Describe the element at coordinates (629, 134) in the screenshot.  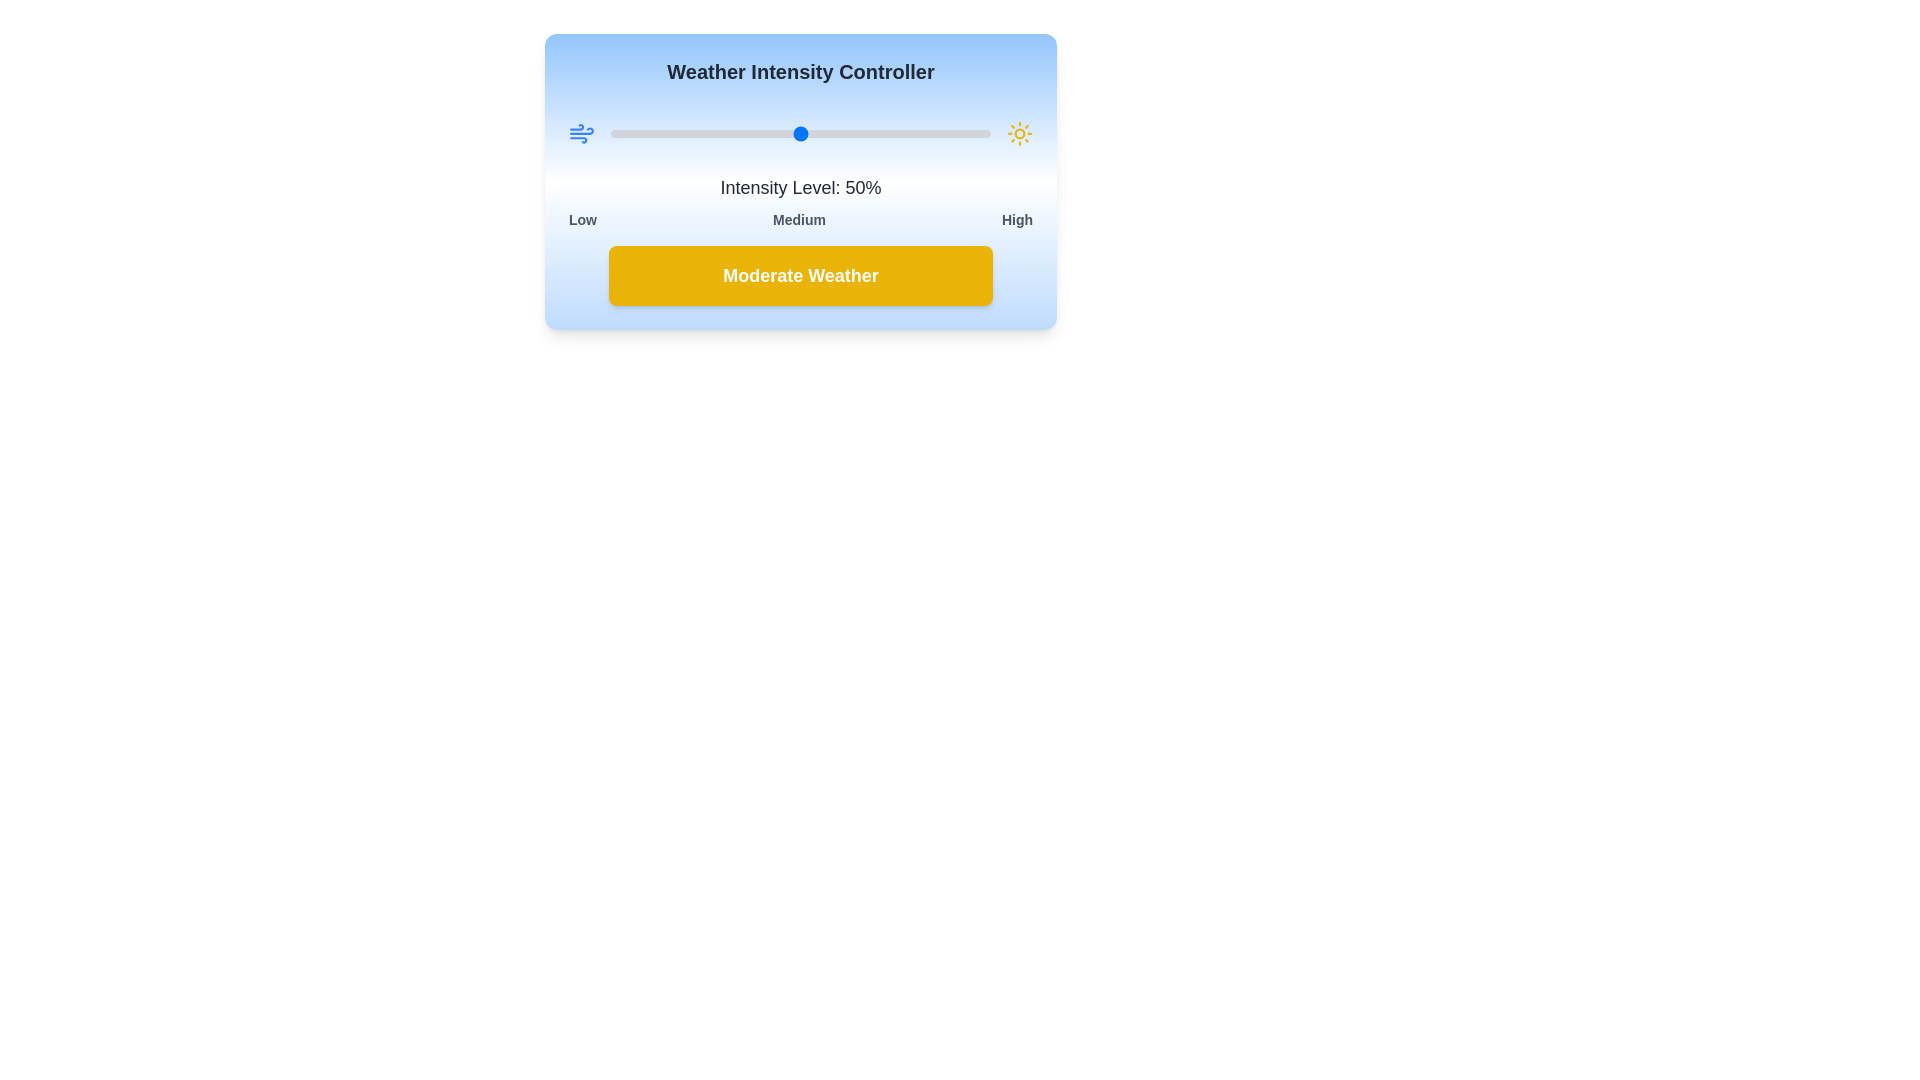
I see `the slider to set the weather intensity to 5%` at that location.